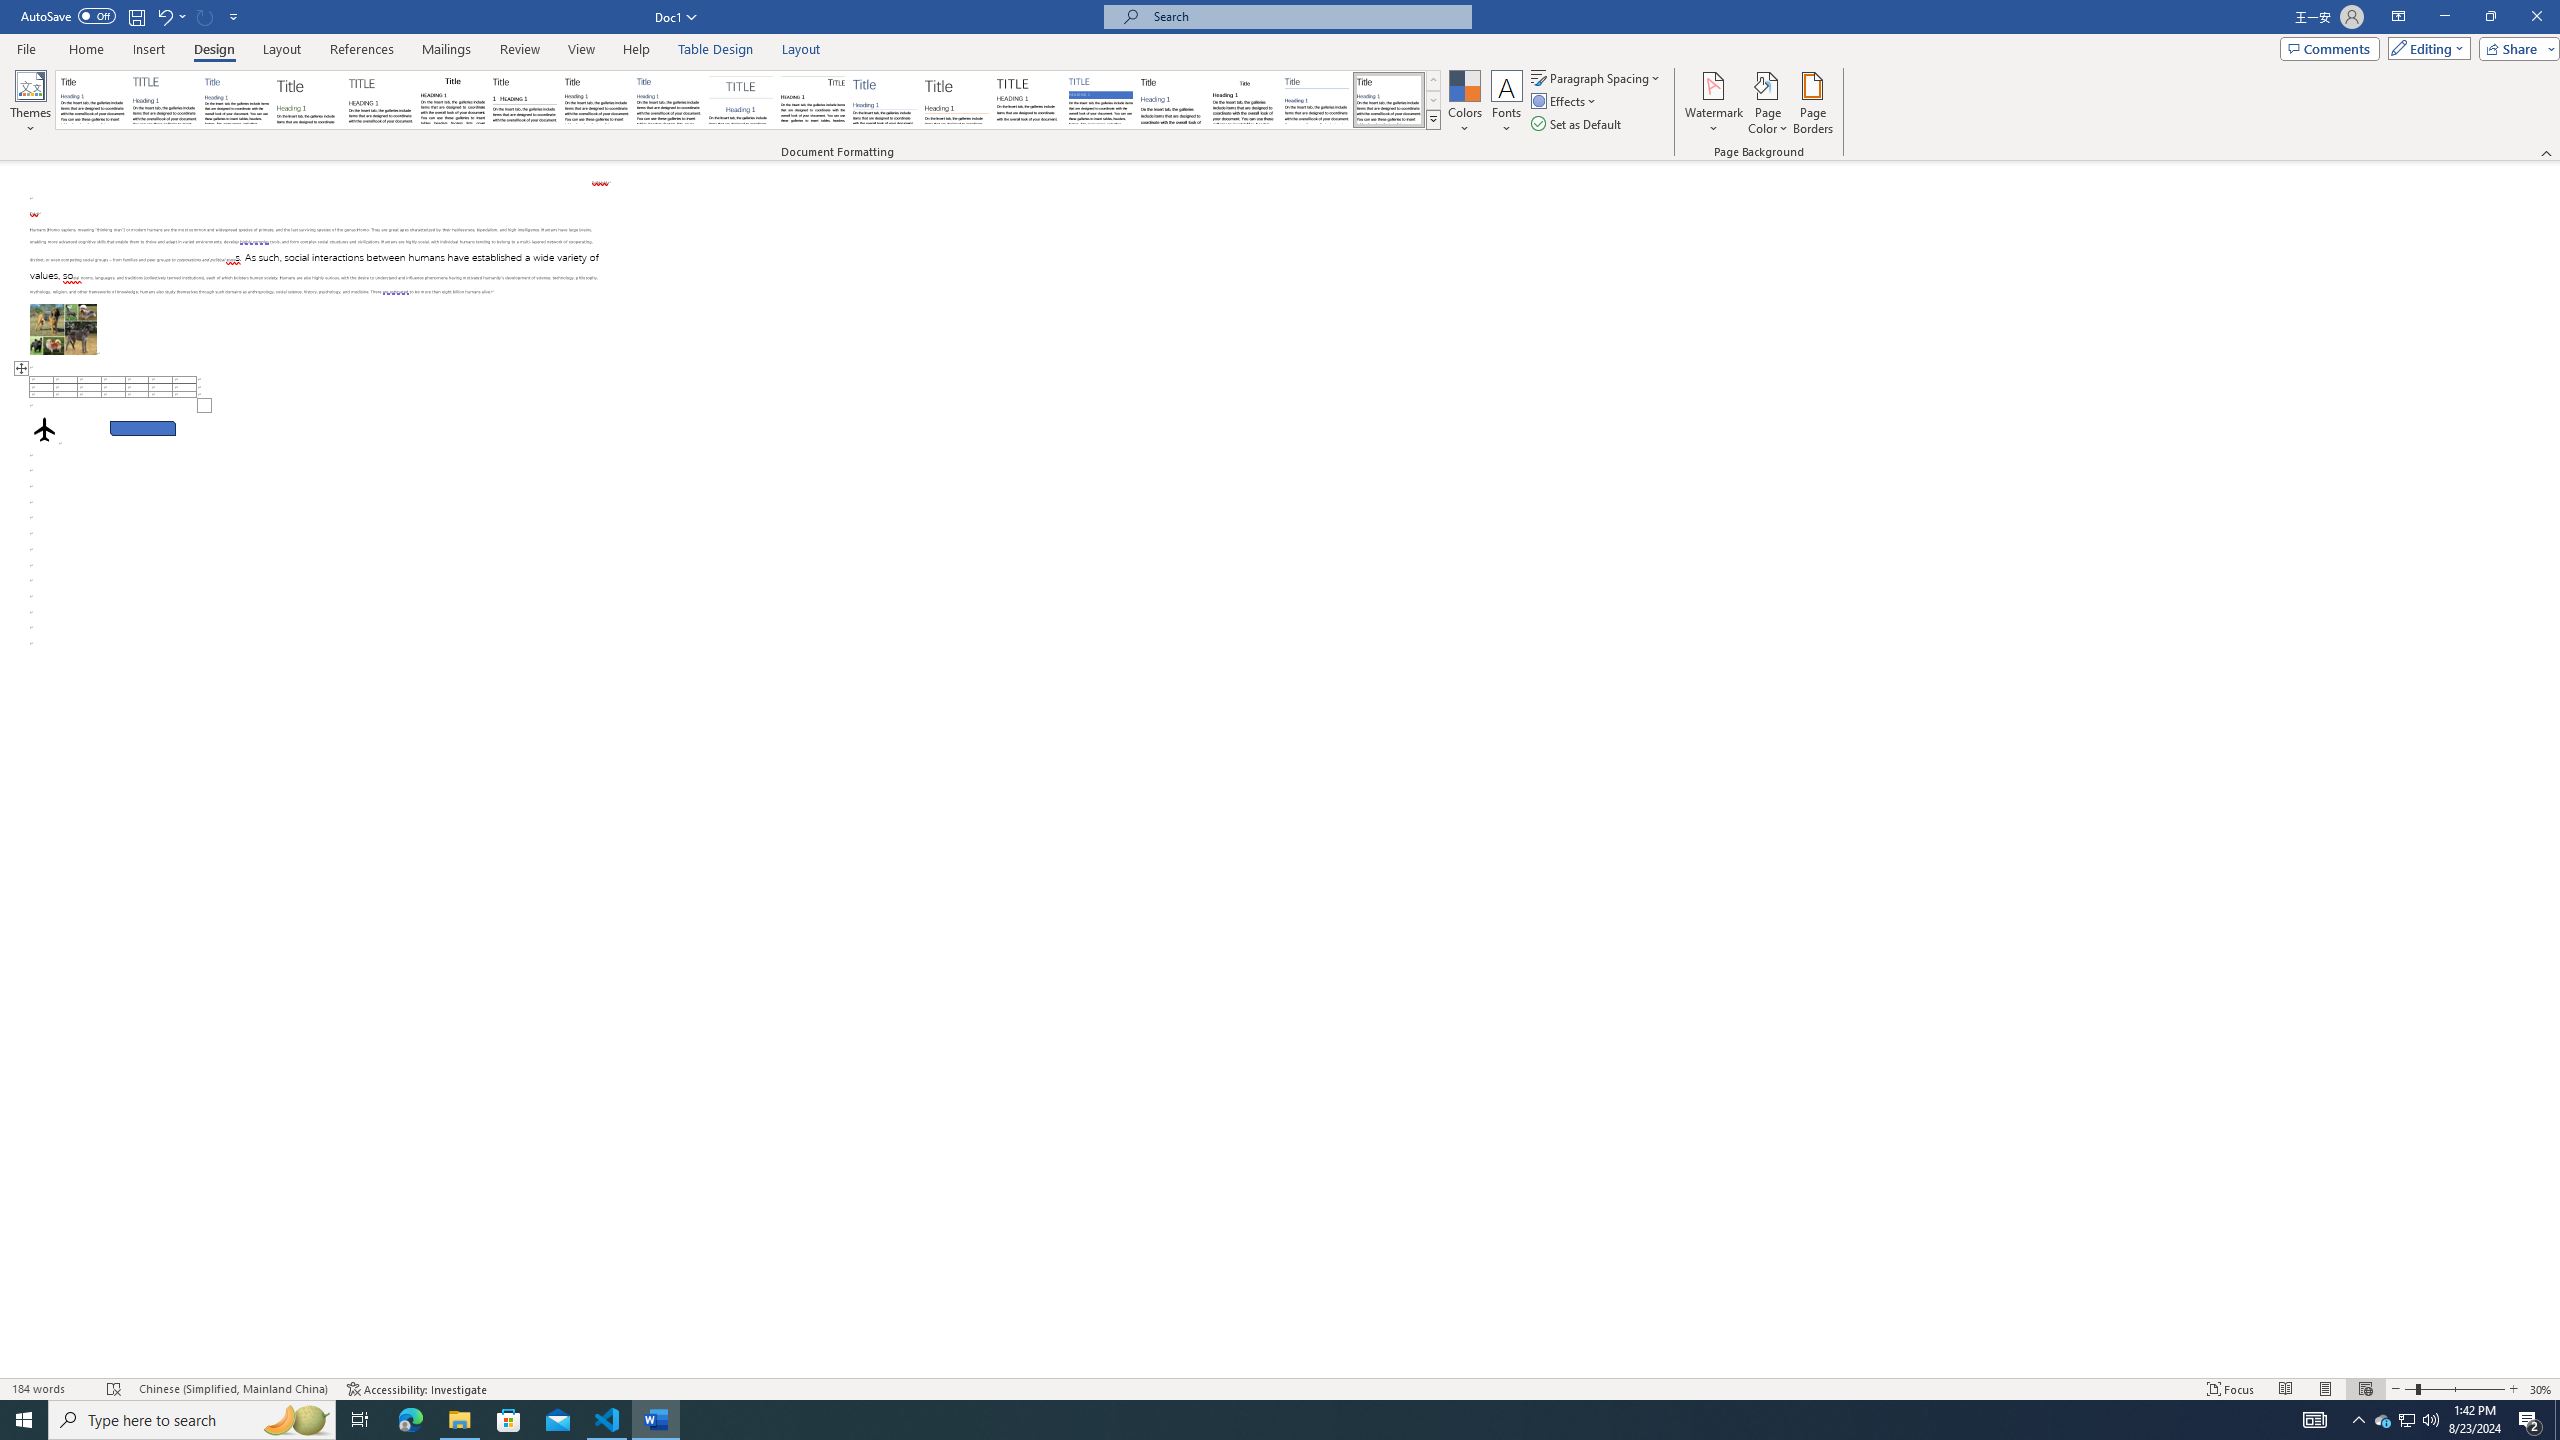 Image resolution: width=2560 pixels, height=1440 pixels. I want to click on 'Undo Apply Quick Style Set', so click(170, 15).